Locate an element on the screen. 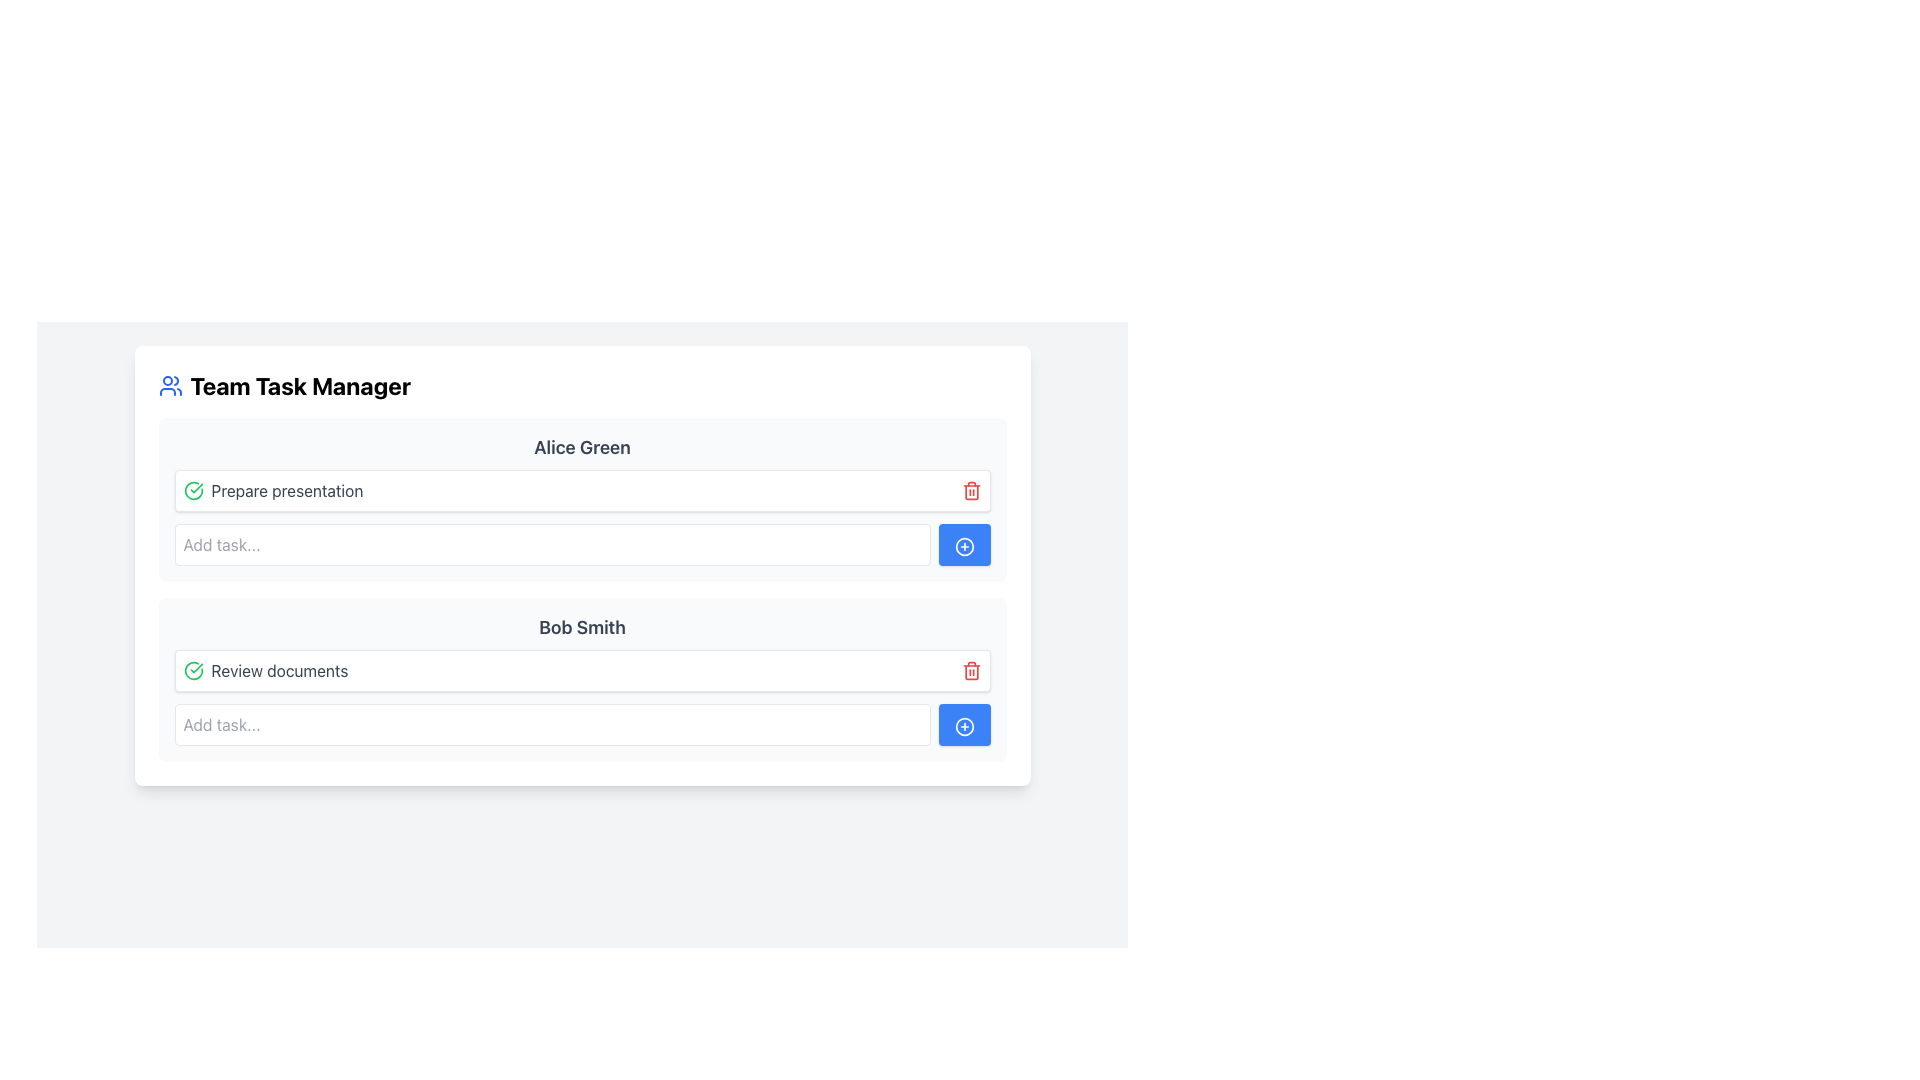 This screenshot has width=1920, height=1080. the green circled checkmark icon to view the status of the task labeled 'Prepare presentation' is located at coordinates (193, 490).